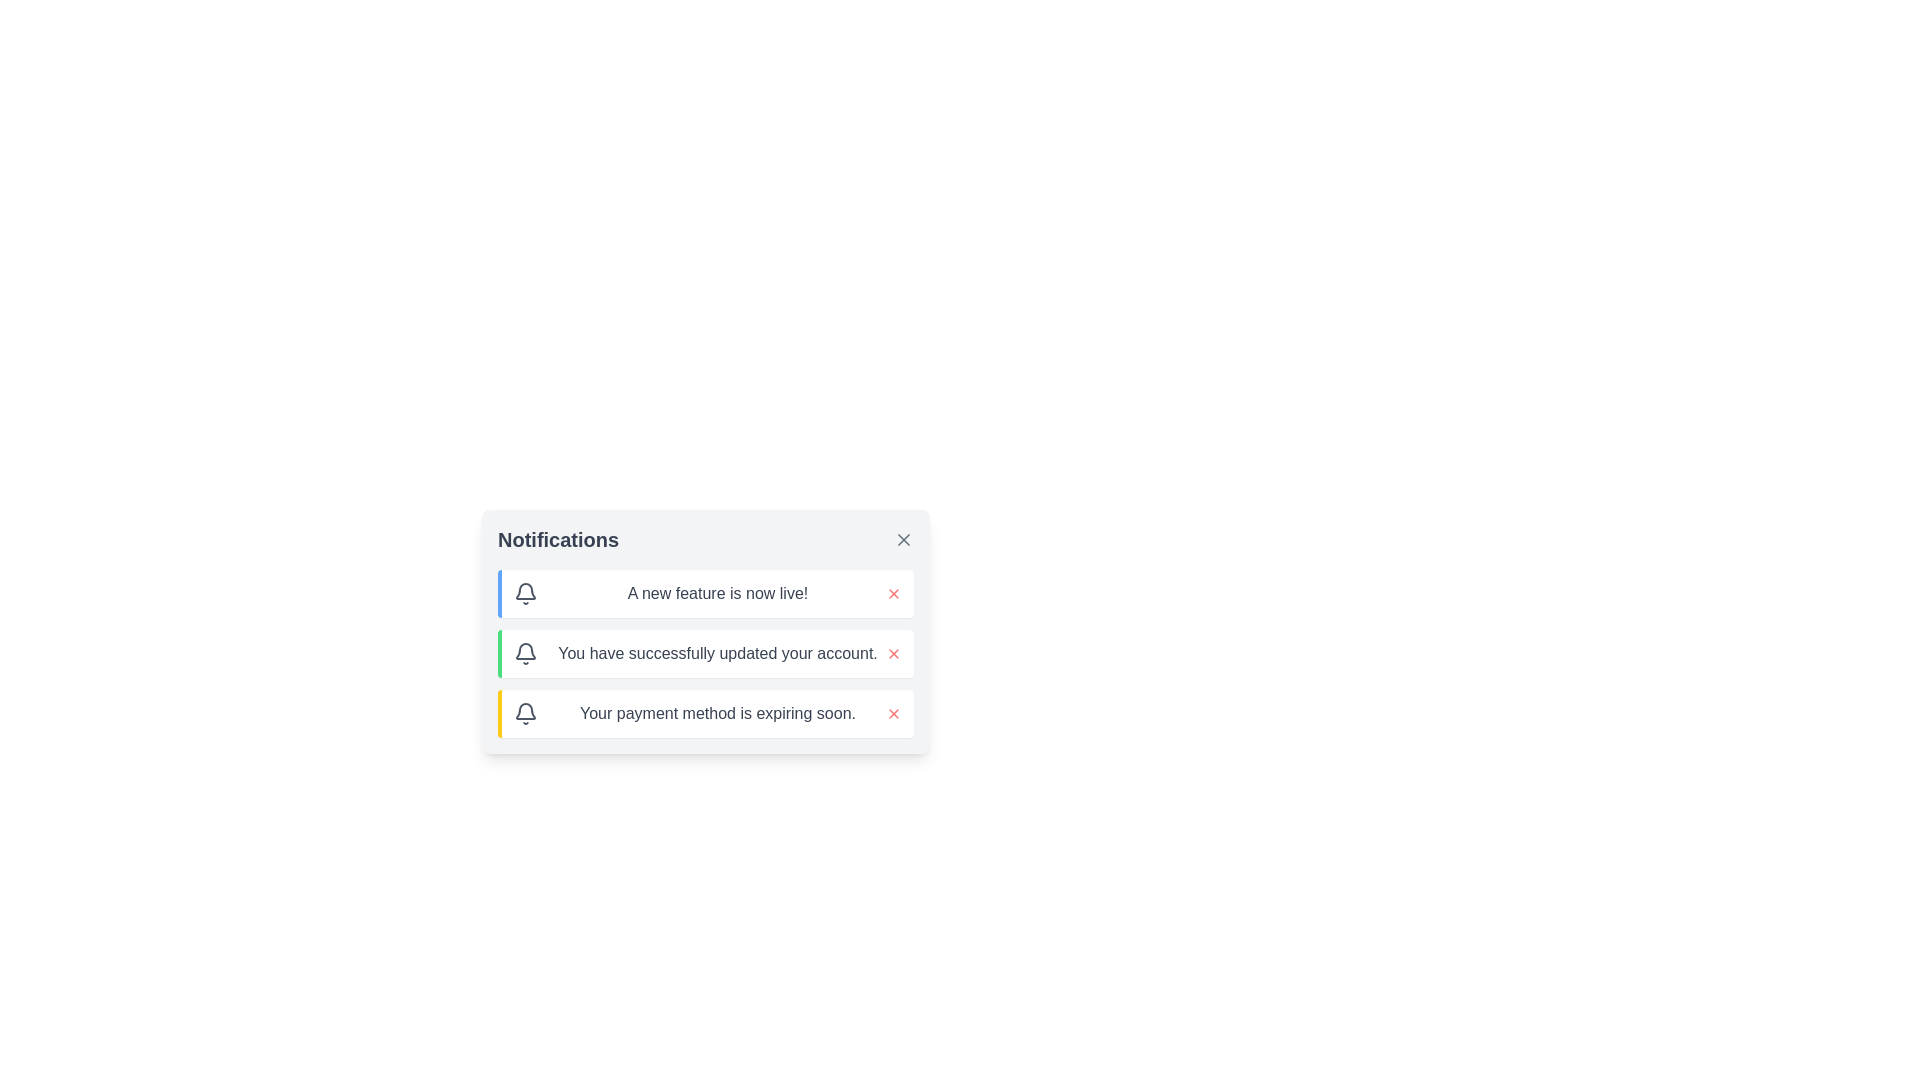  Describe the element at coordinates (718, 654) in the screenshot. I see `the text 'You have successfully updated your account.' which is centered within the second notification card that has a green border on the left` at that location.